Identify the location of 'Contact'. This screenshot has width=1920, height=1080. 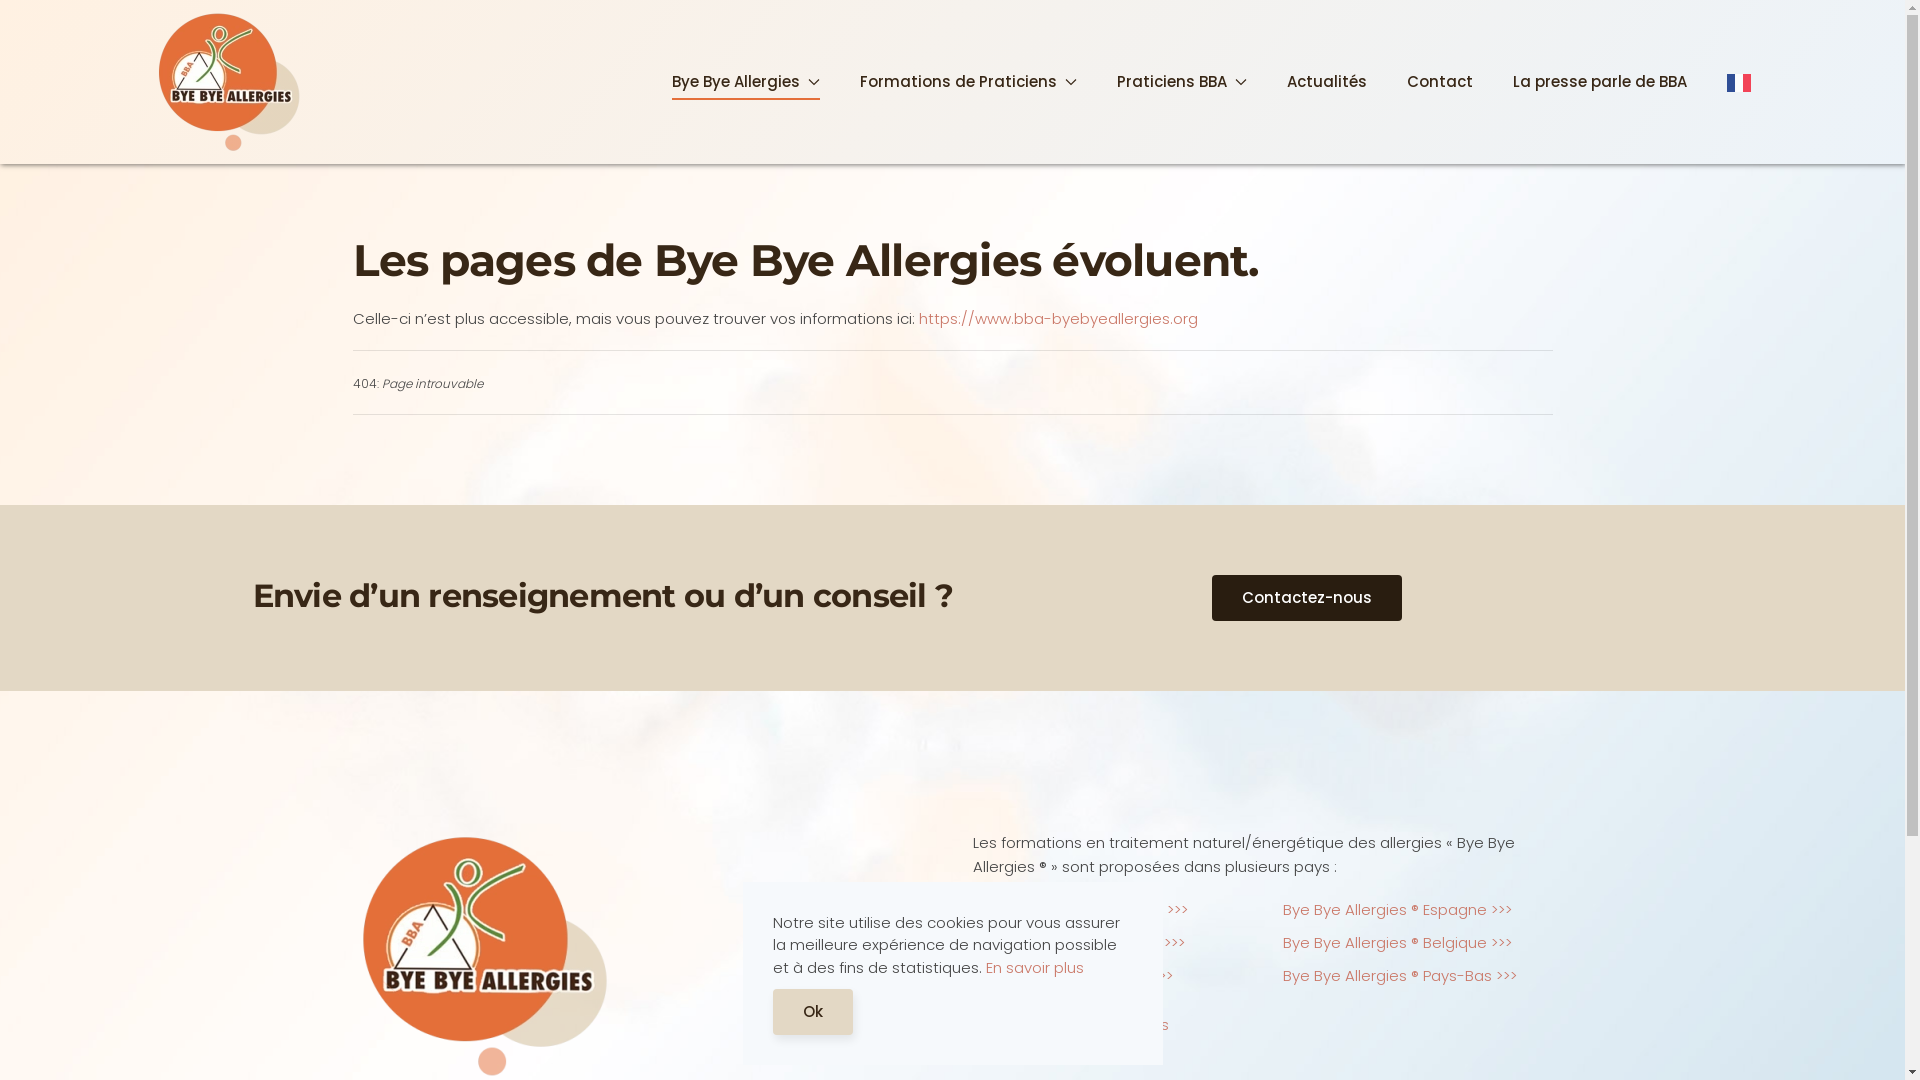
(1405, 80).